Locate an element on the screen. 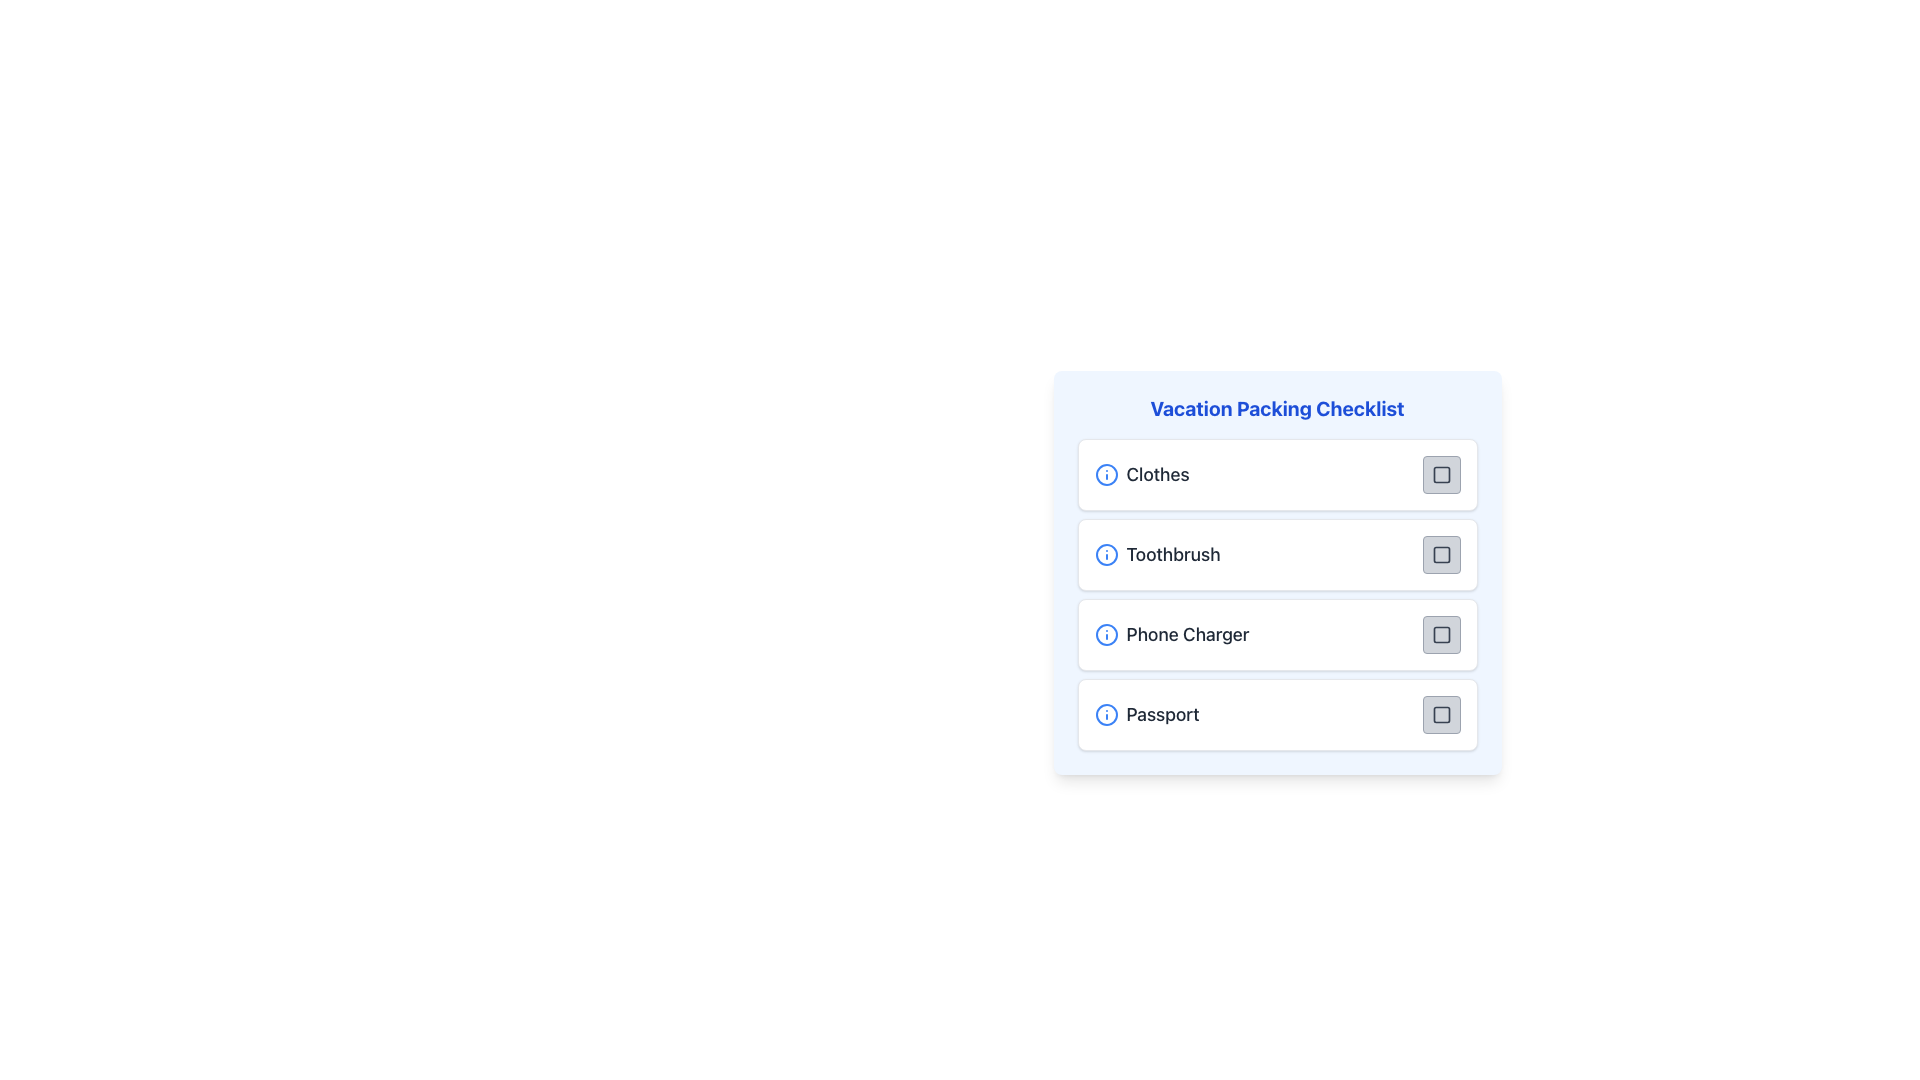 The height and width of the screenshot is (1080, 1920). the 'Passport' checklist item in the 'Vacation Packing Checklist' by clicking the associated button to check or uncheck it is located at coordinates (1276, 713).